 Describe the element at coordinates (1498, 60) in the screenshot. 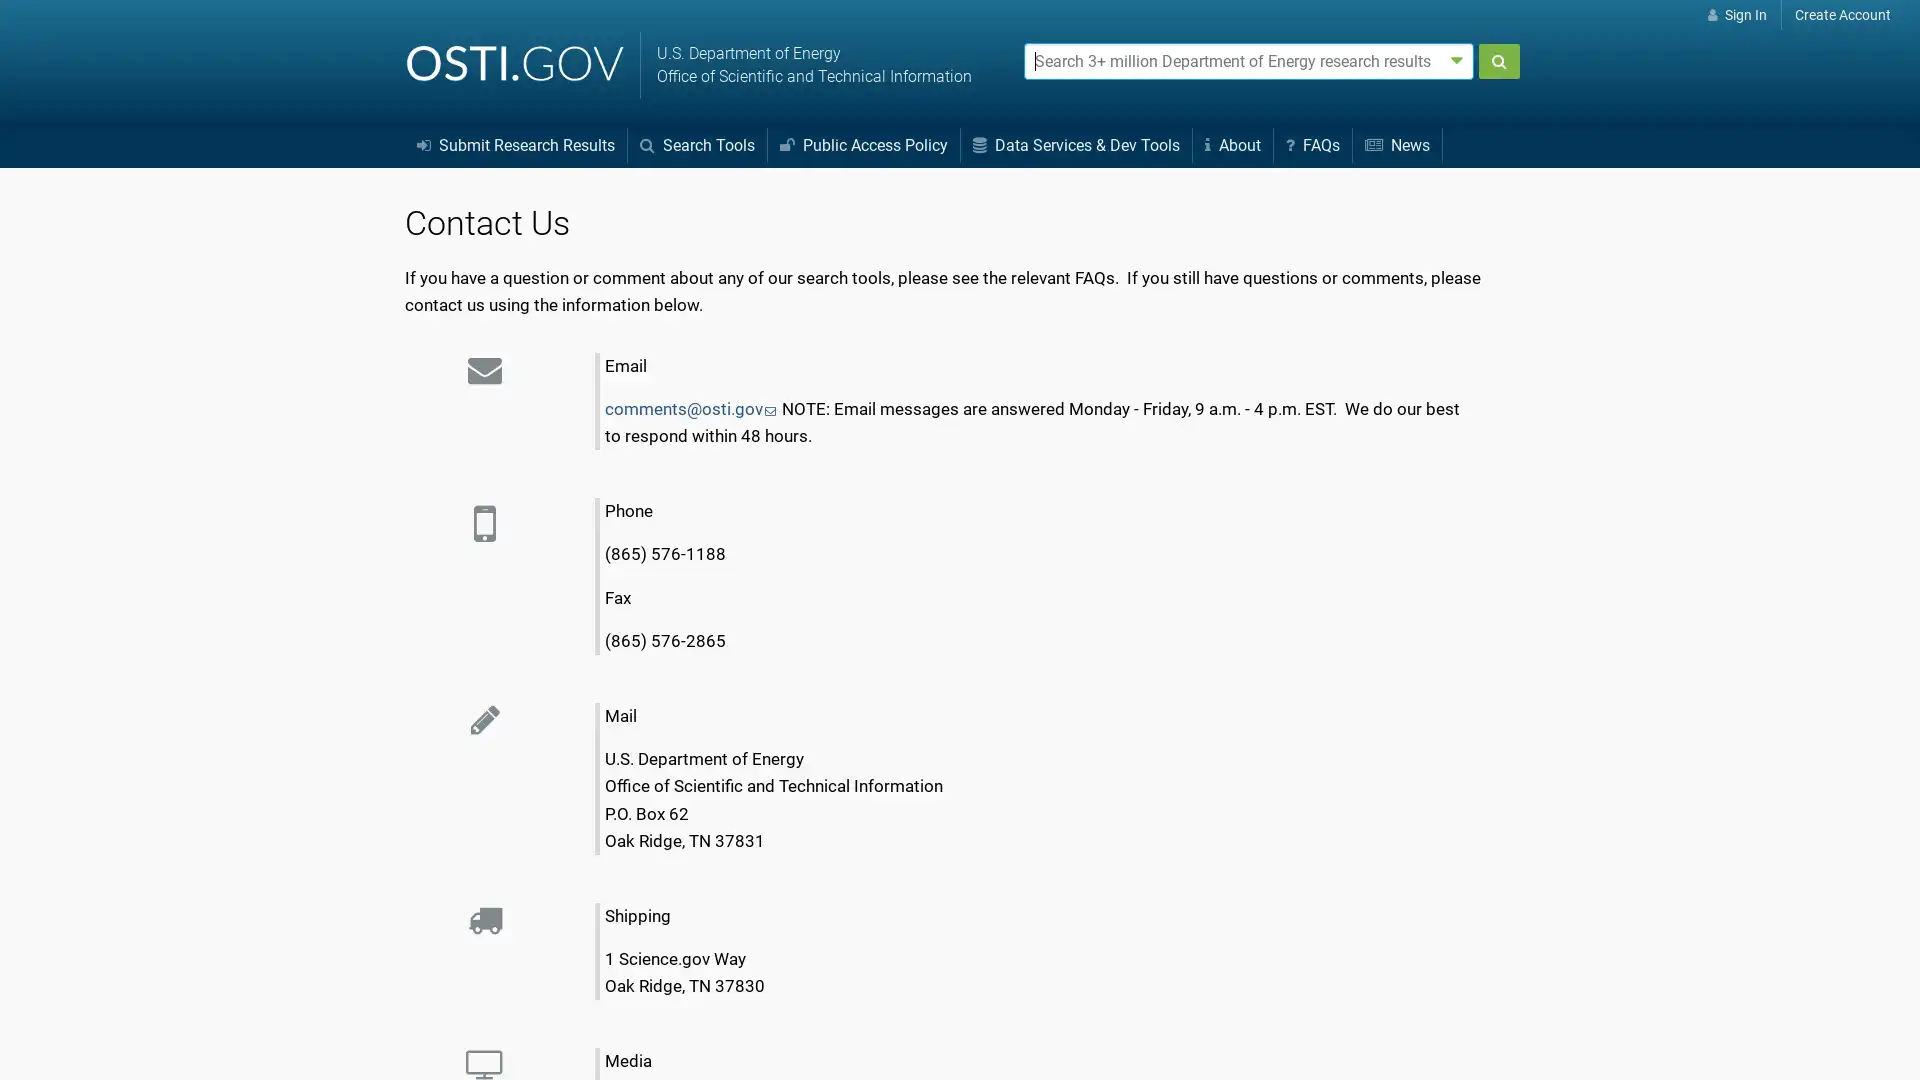

I see `Submit` at that location.